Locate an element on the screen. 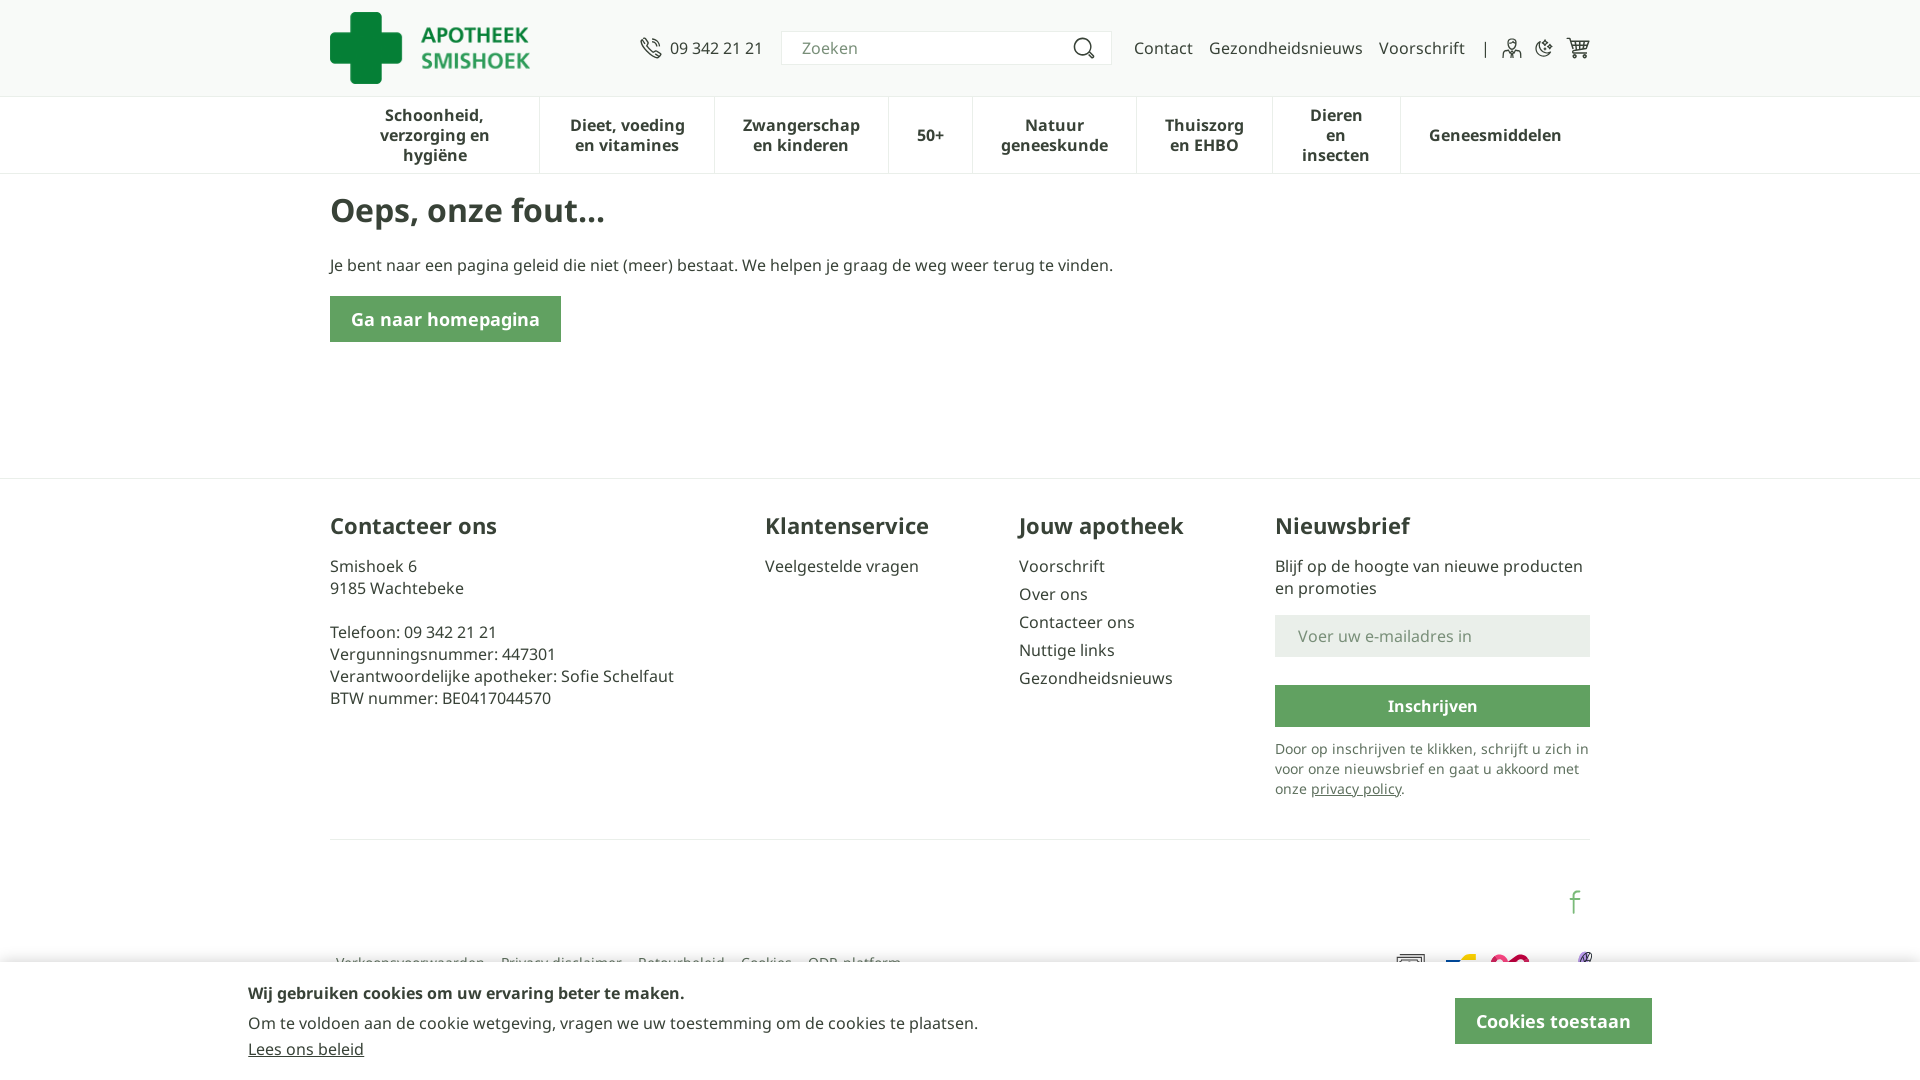  'Apotheek Smishoek' is located at coordinates (475, 46).